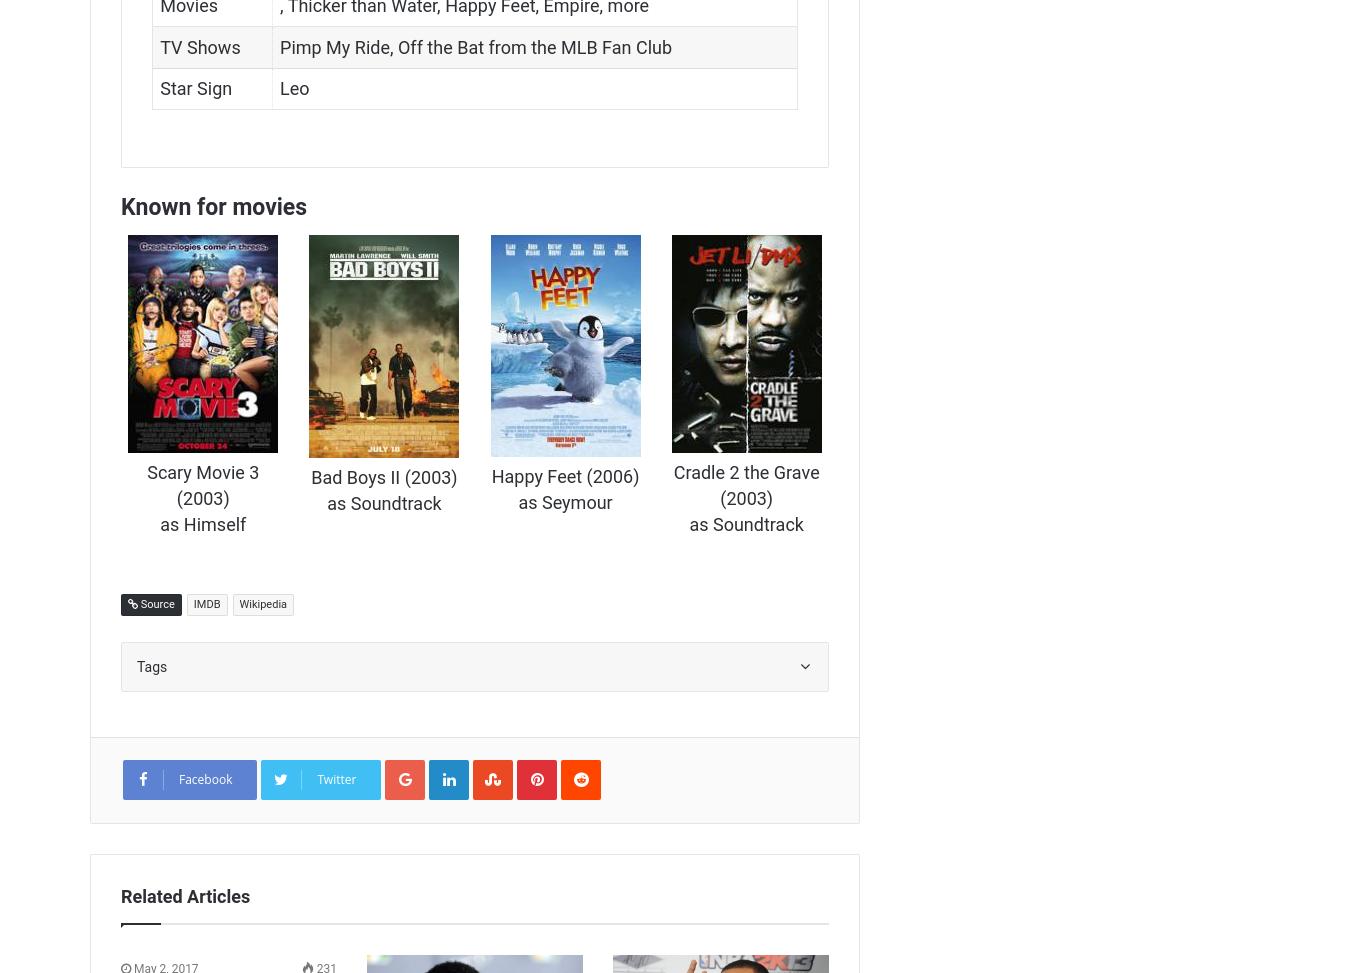  I want to click on 'Tags', so click(152, 665).